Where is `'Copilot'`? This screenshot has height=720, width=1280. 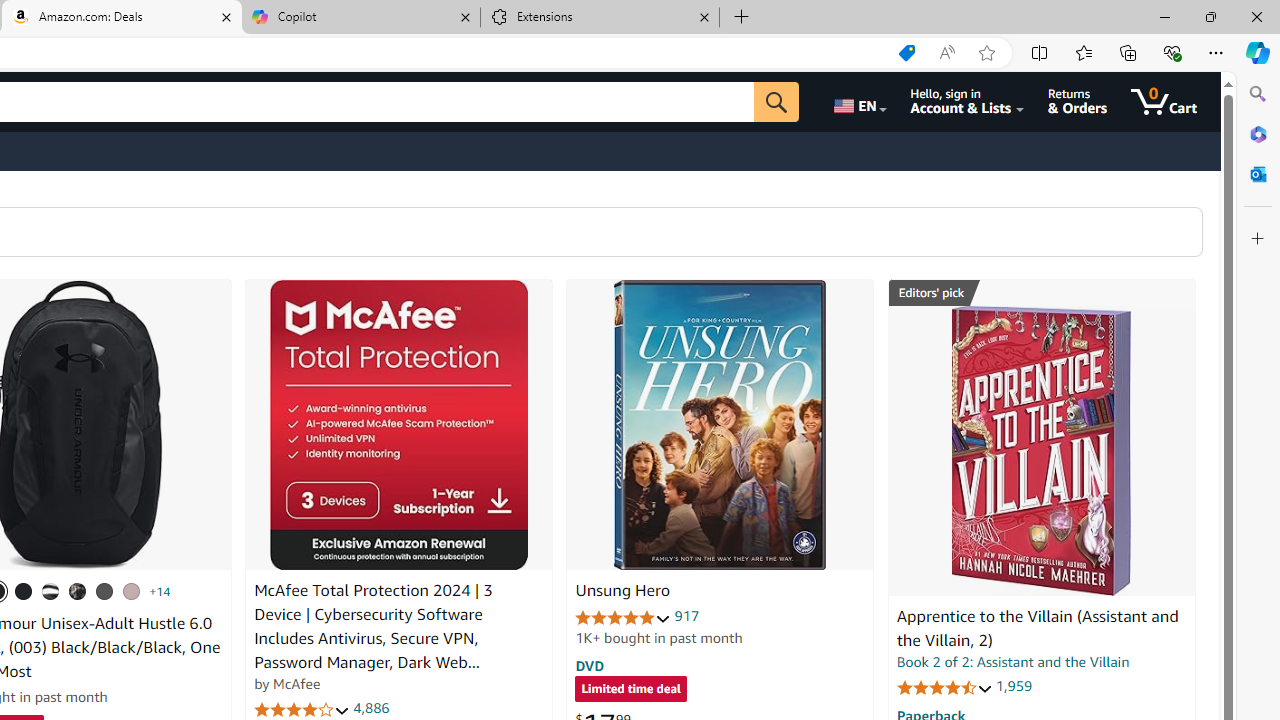 'Copilot' is located at coordinates (360, 17).